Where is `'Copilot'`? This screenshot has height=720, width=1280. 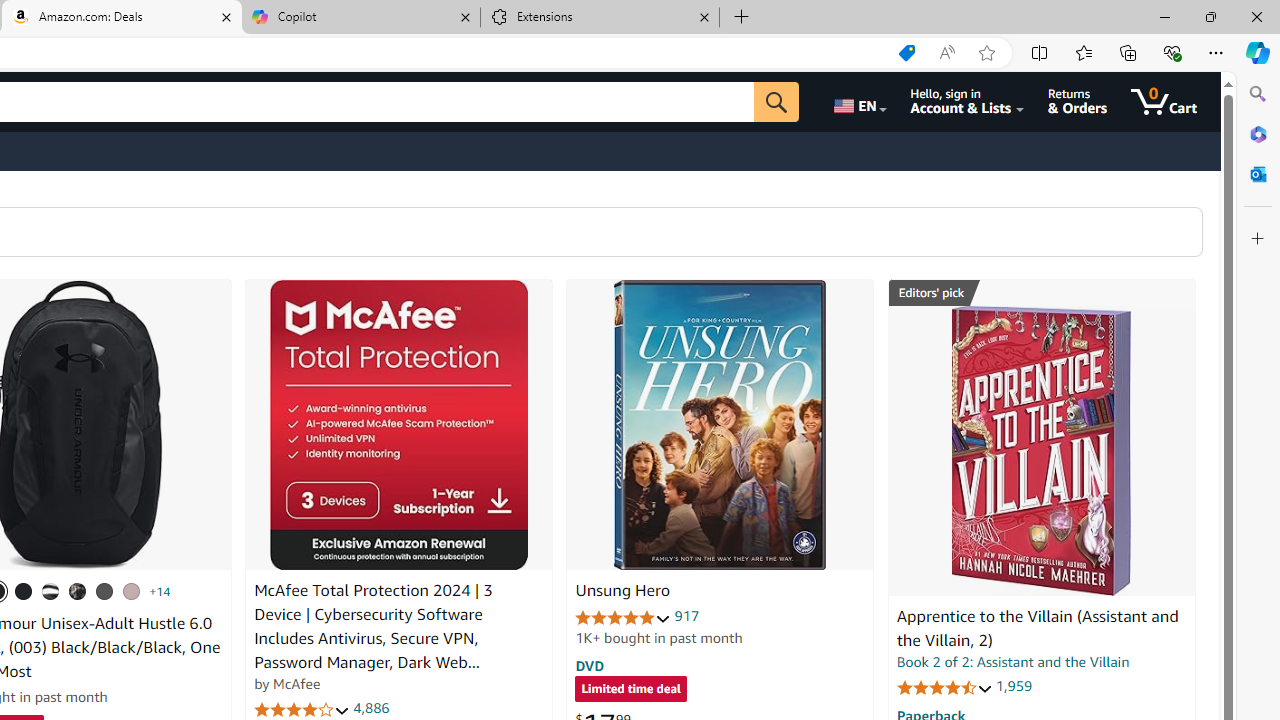 'Copilot' is located at coordinates (360, 17).